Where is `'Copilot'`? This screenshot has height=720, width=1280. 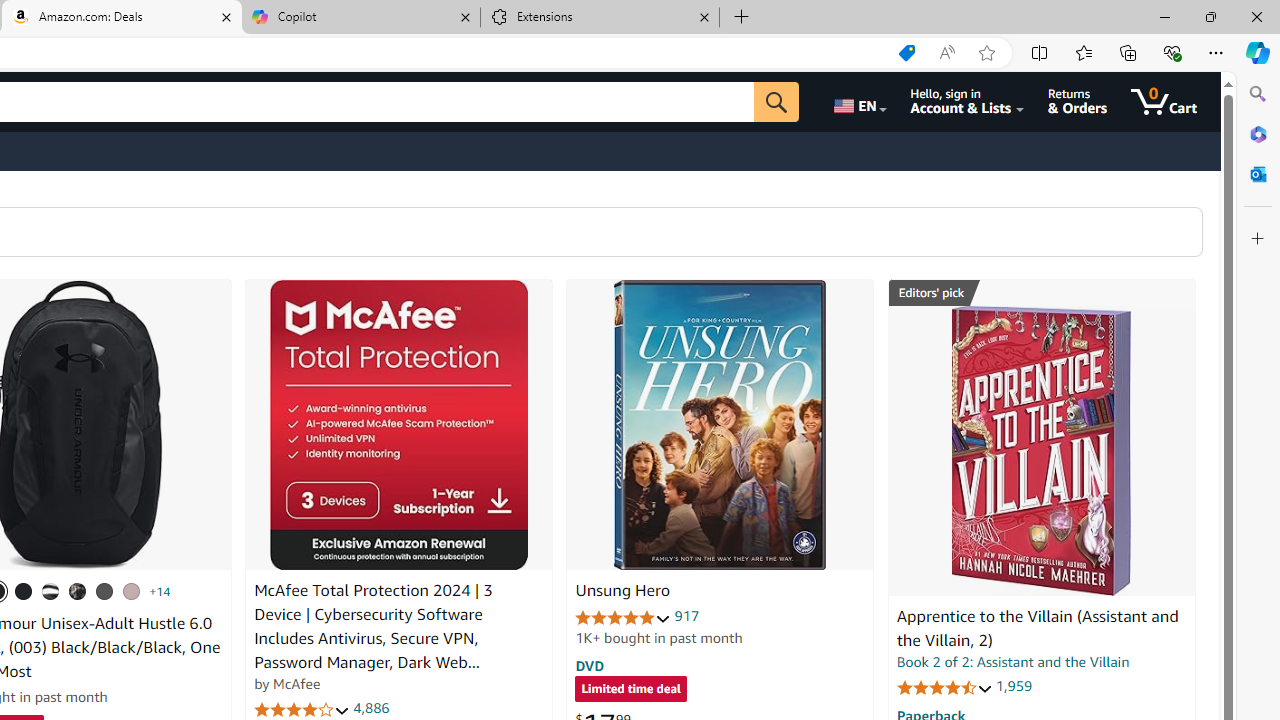 'Copilot' is located at coordinates (360, 17).